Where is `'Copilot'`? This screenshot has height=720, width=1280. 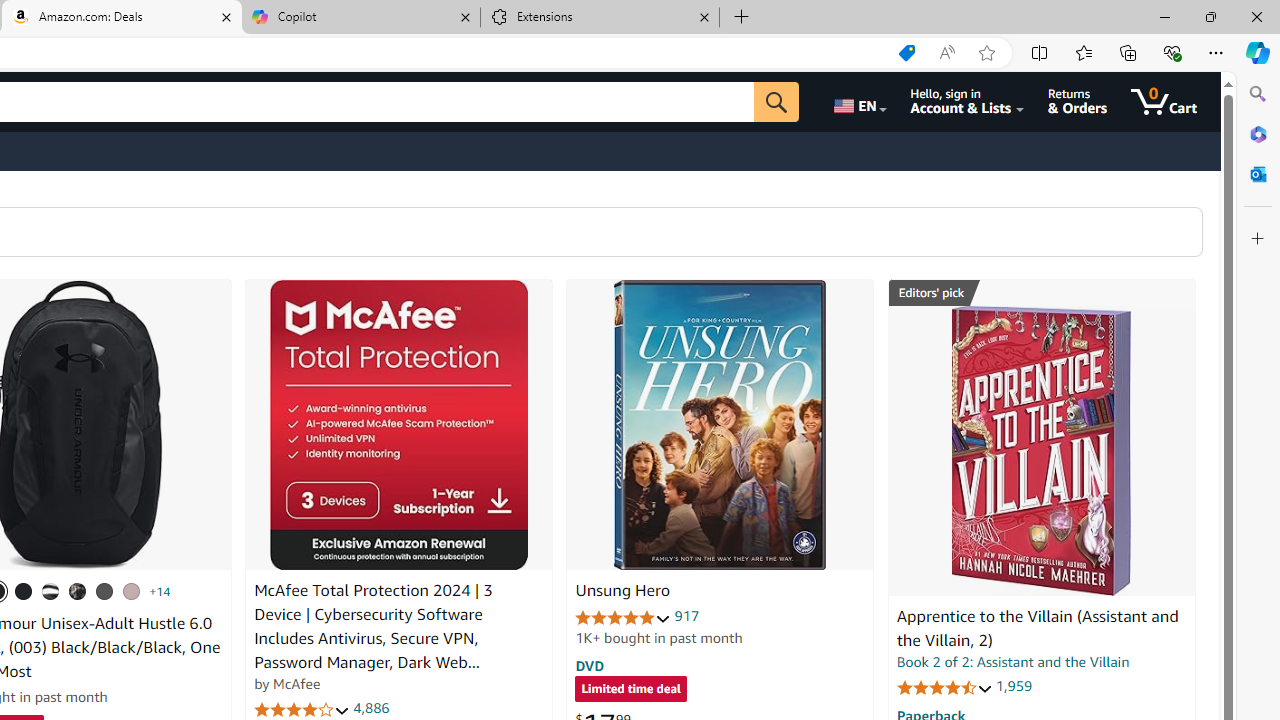 'Copilot' is located at coordinates (360, 17).